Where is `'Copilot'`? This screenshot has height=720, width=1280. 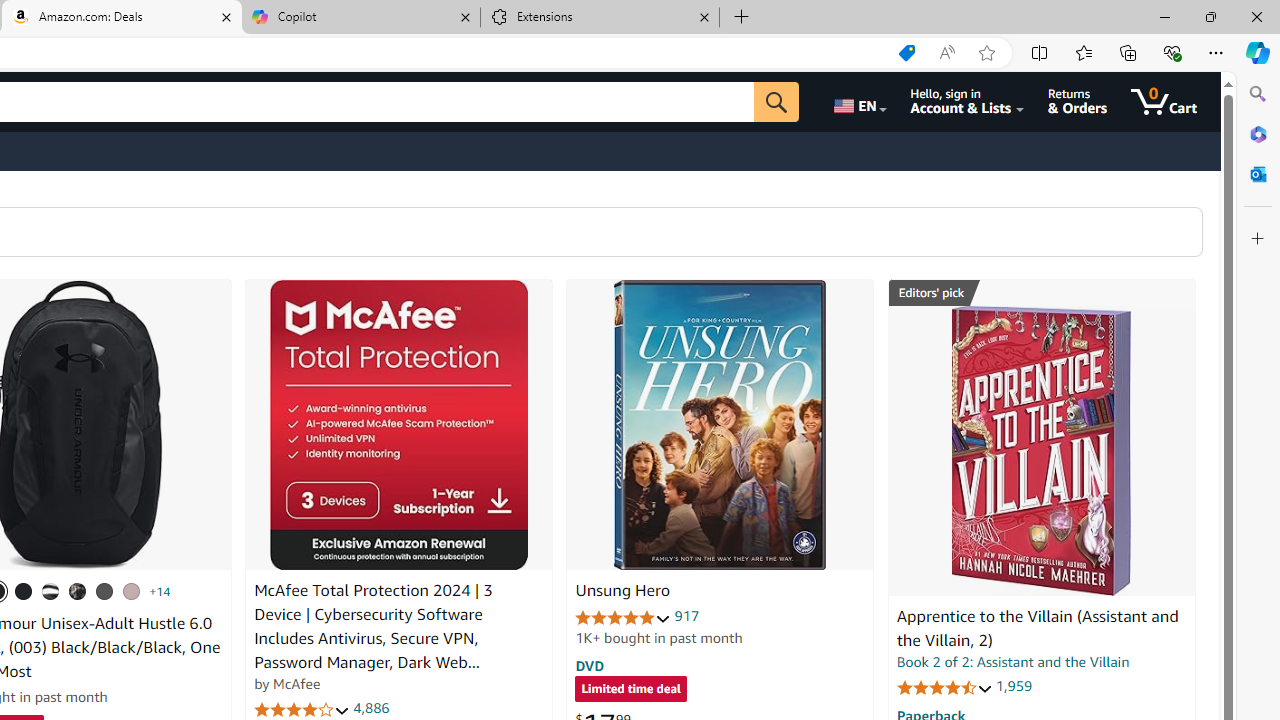 'Copilot' is located at coordinates (360, 17).